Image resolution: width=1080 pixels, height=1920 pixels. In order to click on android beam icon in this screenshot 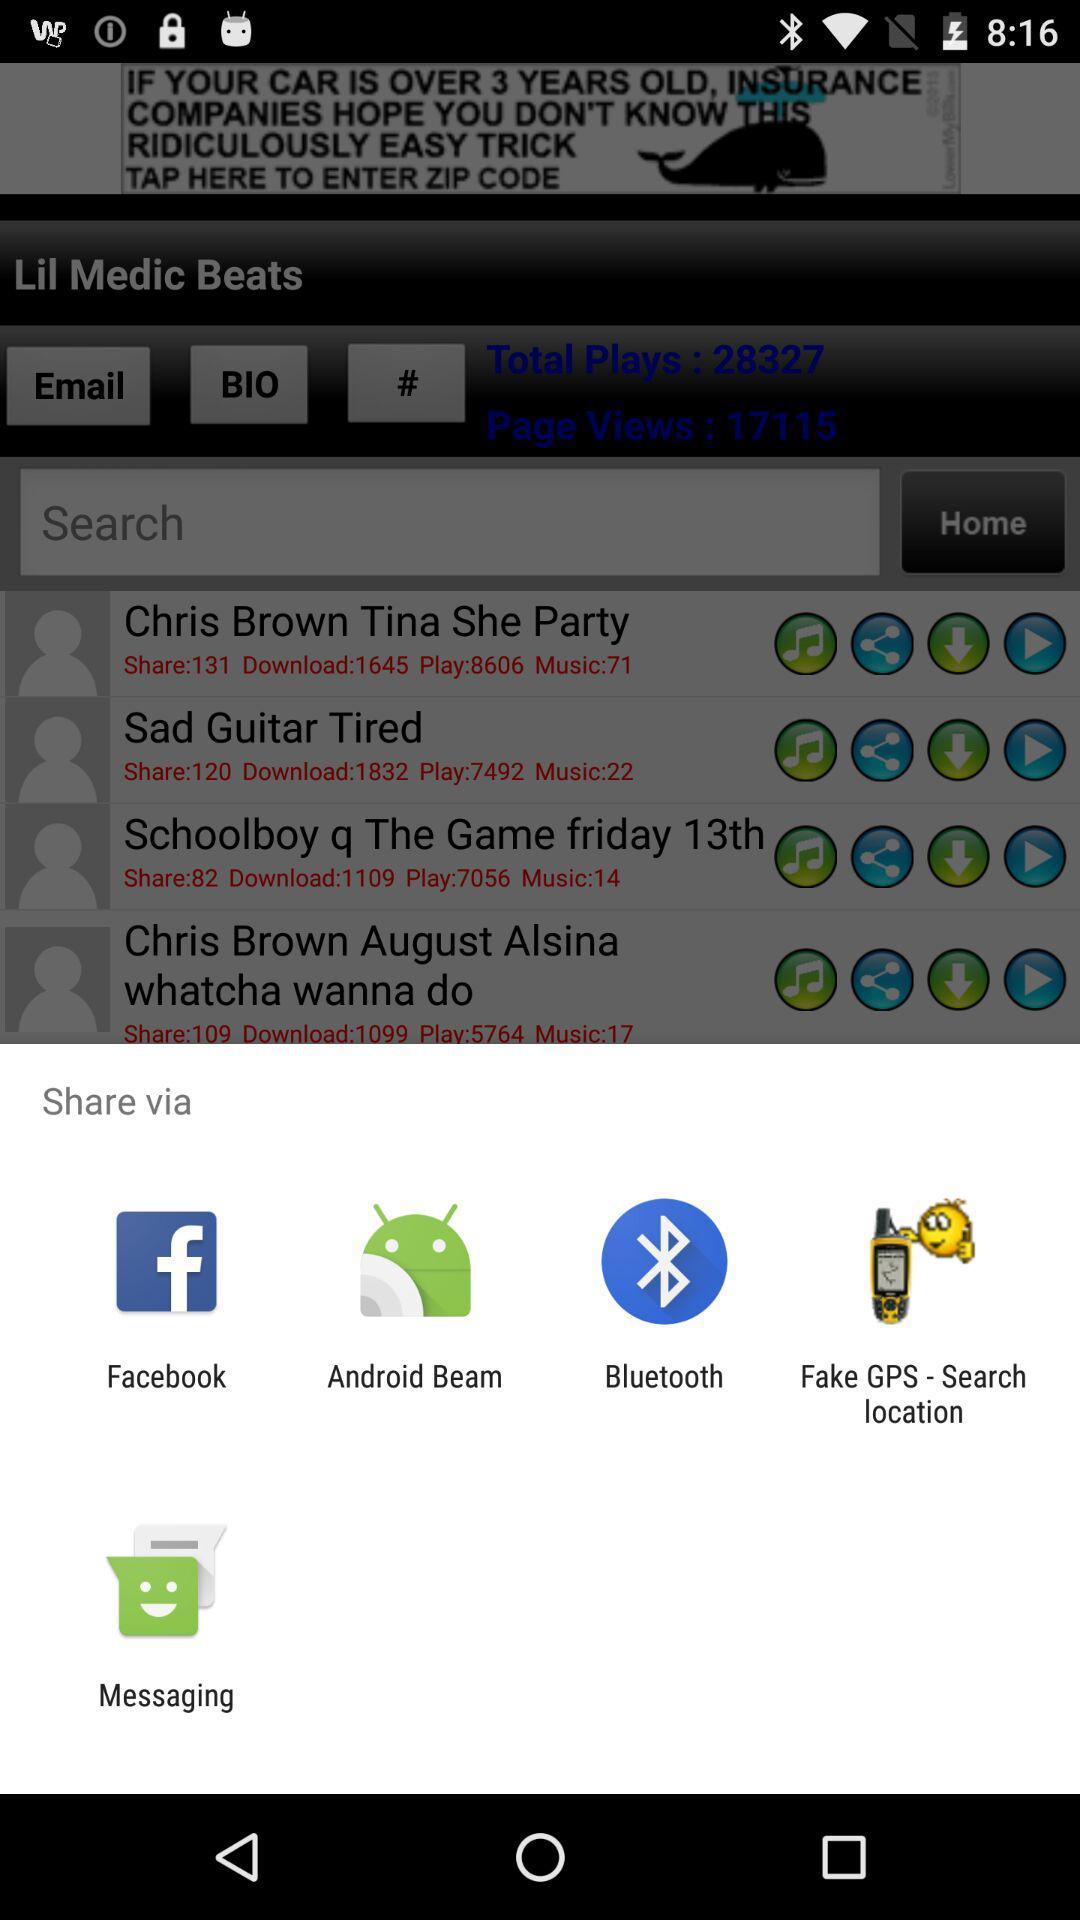, I will do `click(414, 1392)`.